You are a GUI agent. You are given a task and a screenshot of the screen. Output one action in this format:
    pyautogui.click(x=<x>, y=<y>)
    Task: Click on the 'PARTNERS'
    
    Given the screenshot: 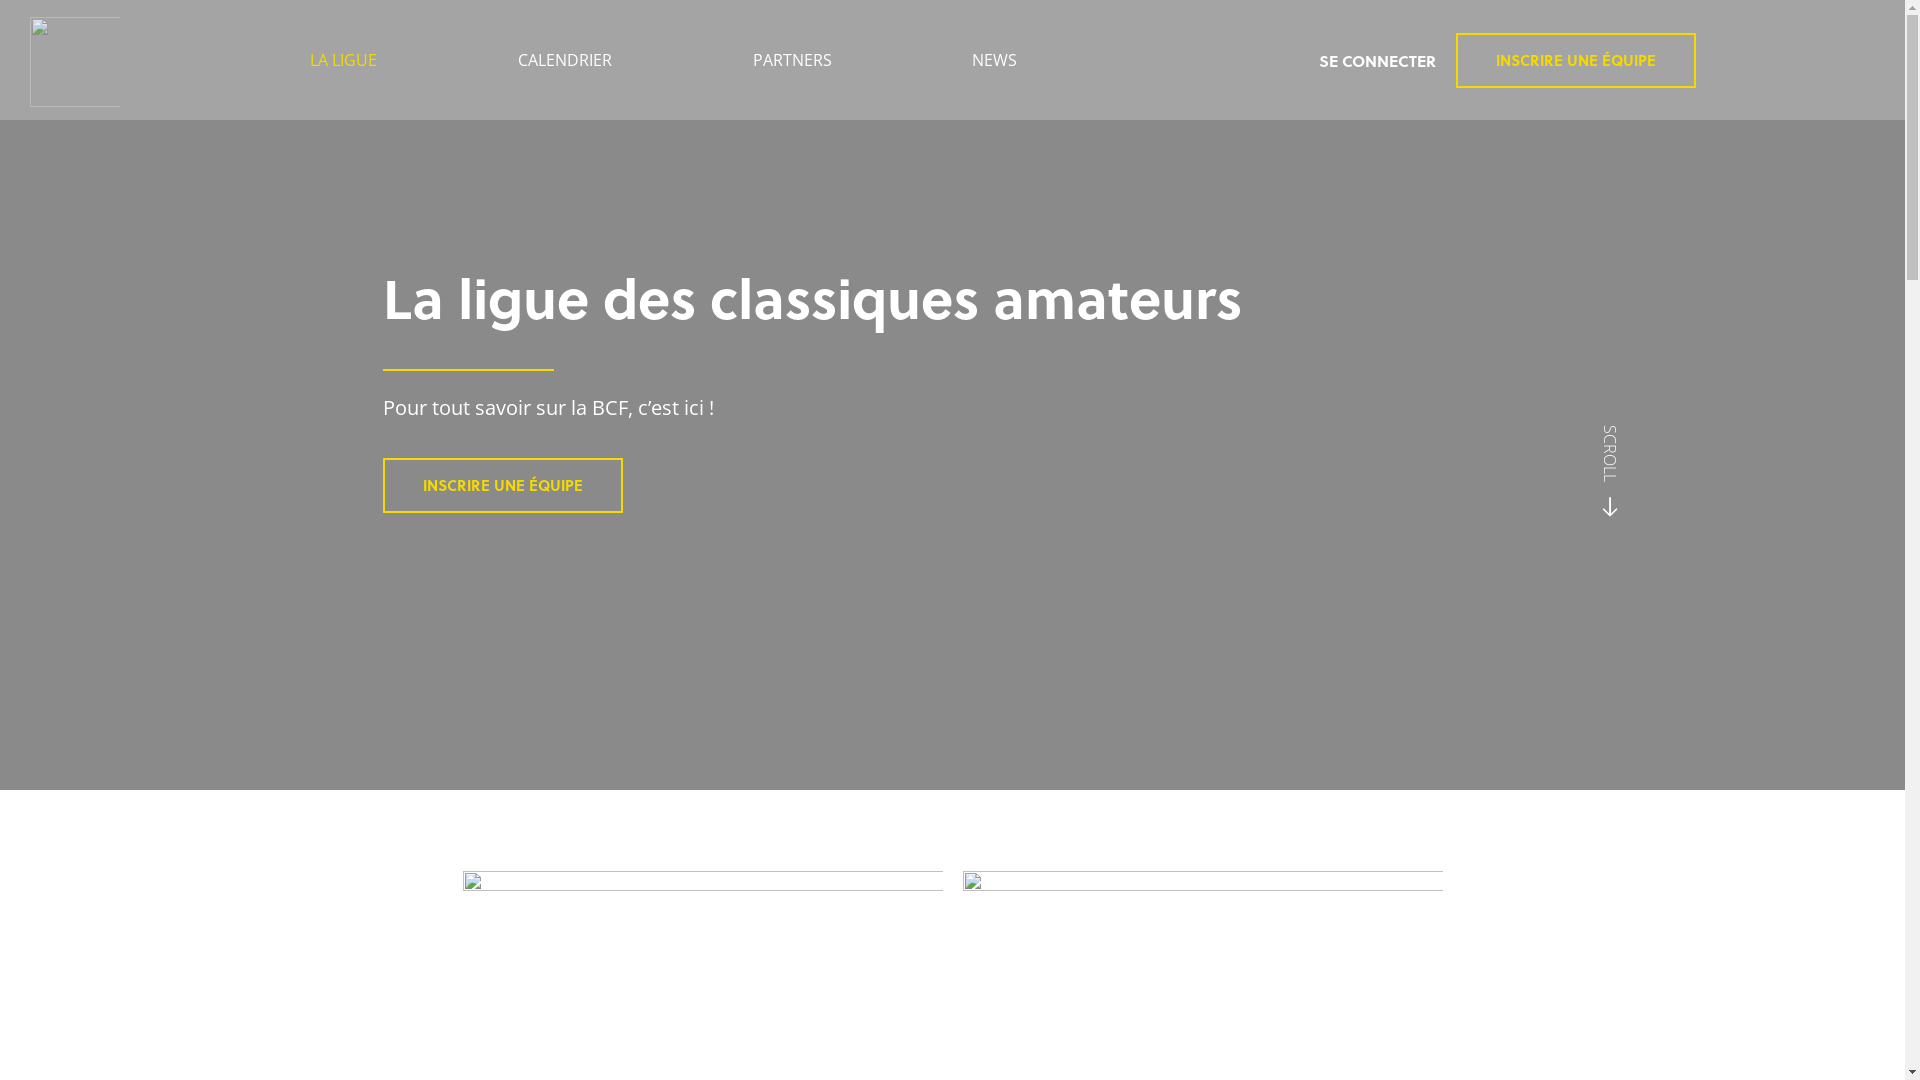 What is the action you would take?
    pyautogui.click(x=791, y=59)
    